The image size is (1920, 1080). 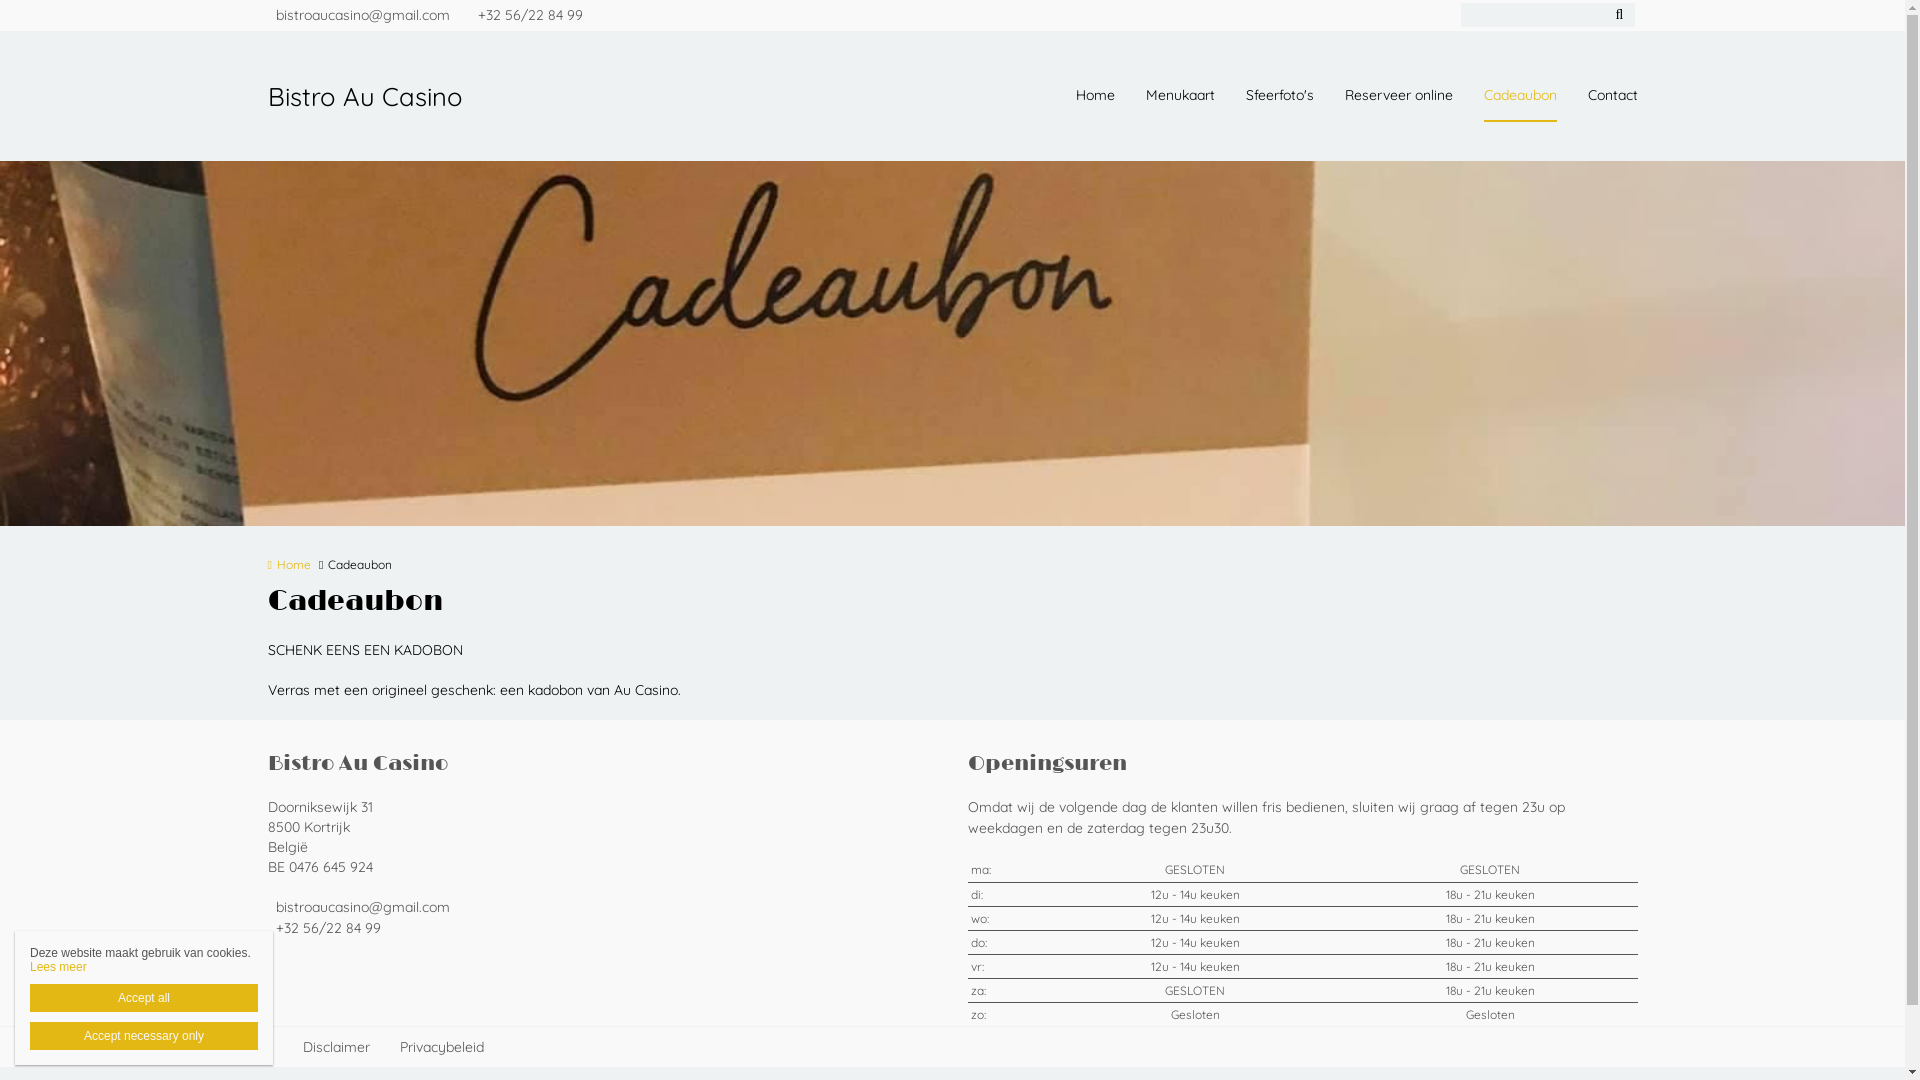 What do you see at coordinates (1180, 96) in the screenshot?
I see `'Menukaart'` at bounding box center [1180, 96].